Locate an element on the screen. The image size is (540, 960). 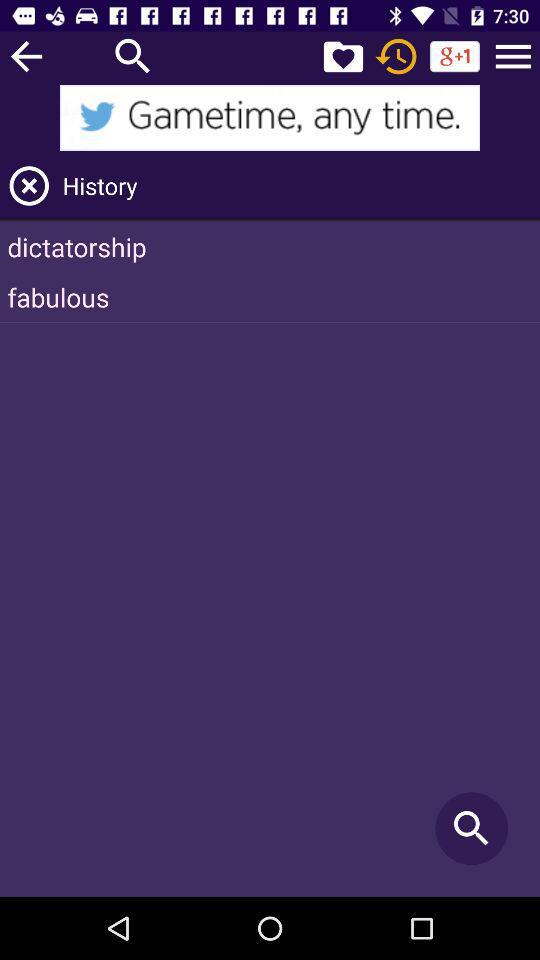
time out is located at coordinates (396, 55).